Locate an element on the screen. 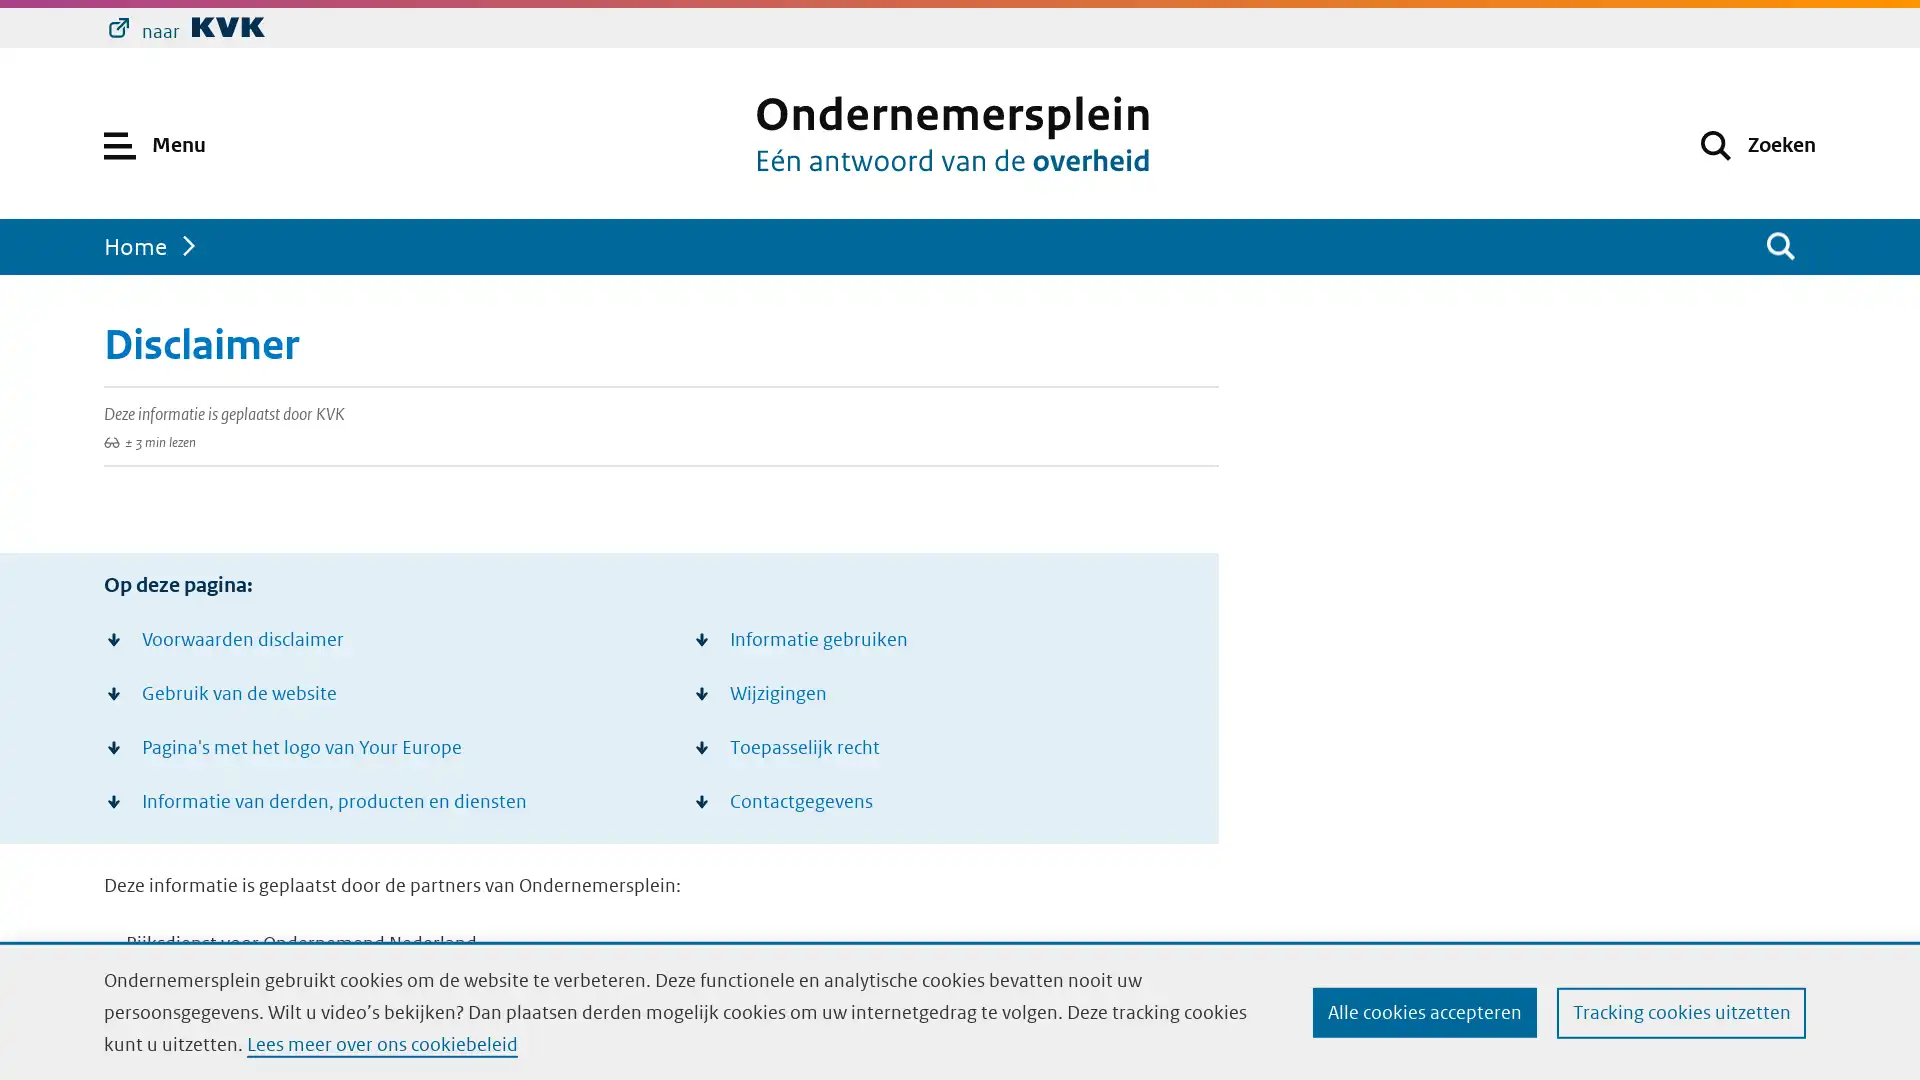 This screenshot has height=1080, width=1920. Alle cookies accepteren is located at coordinates (1424, 1011).